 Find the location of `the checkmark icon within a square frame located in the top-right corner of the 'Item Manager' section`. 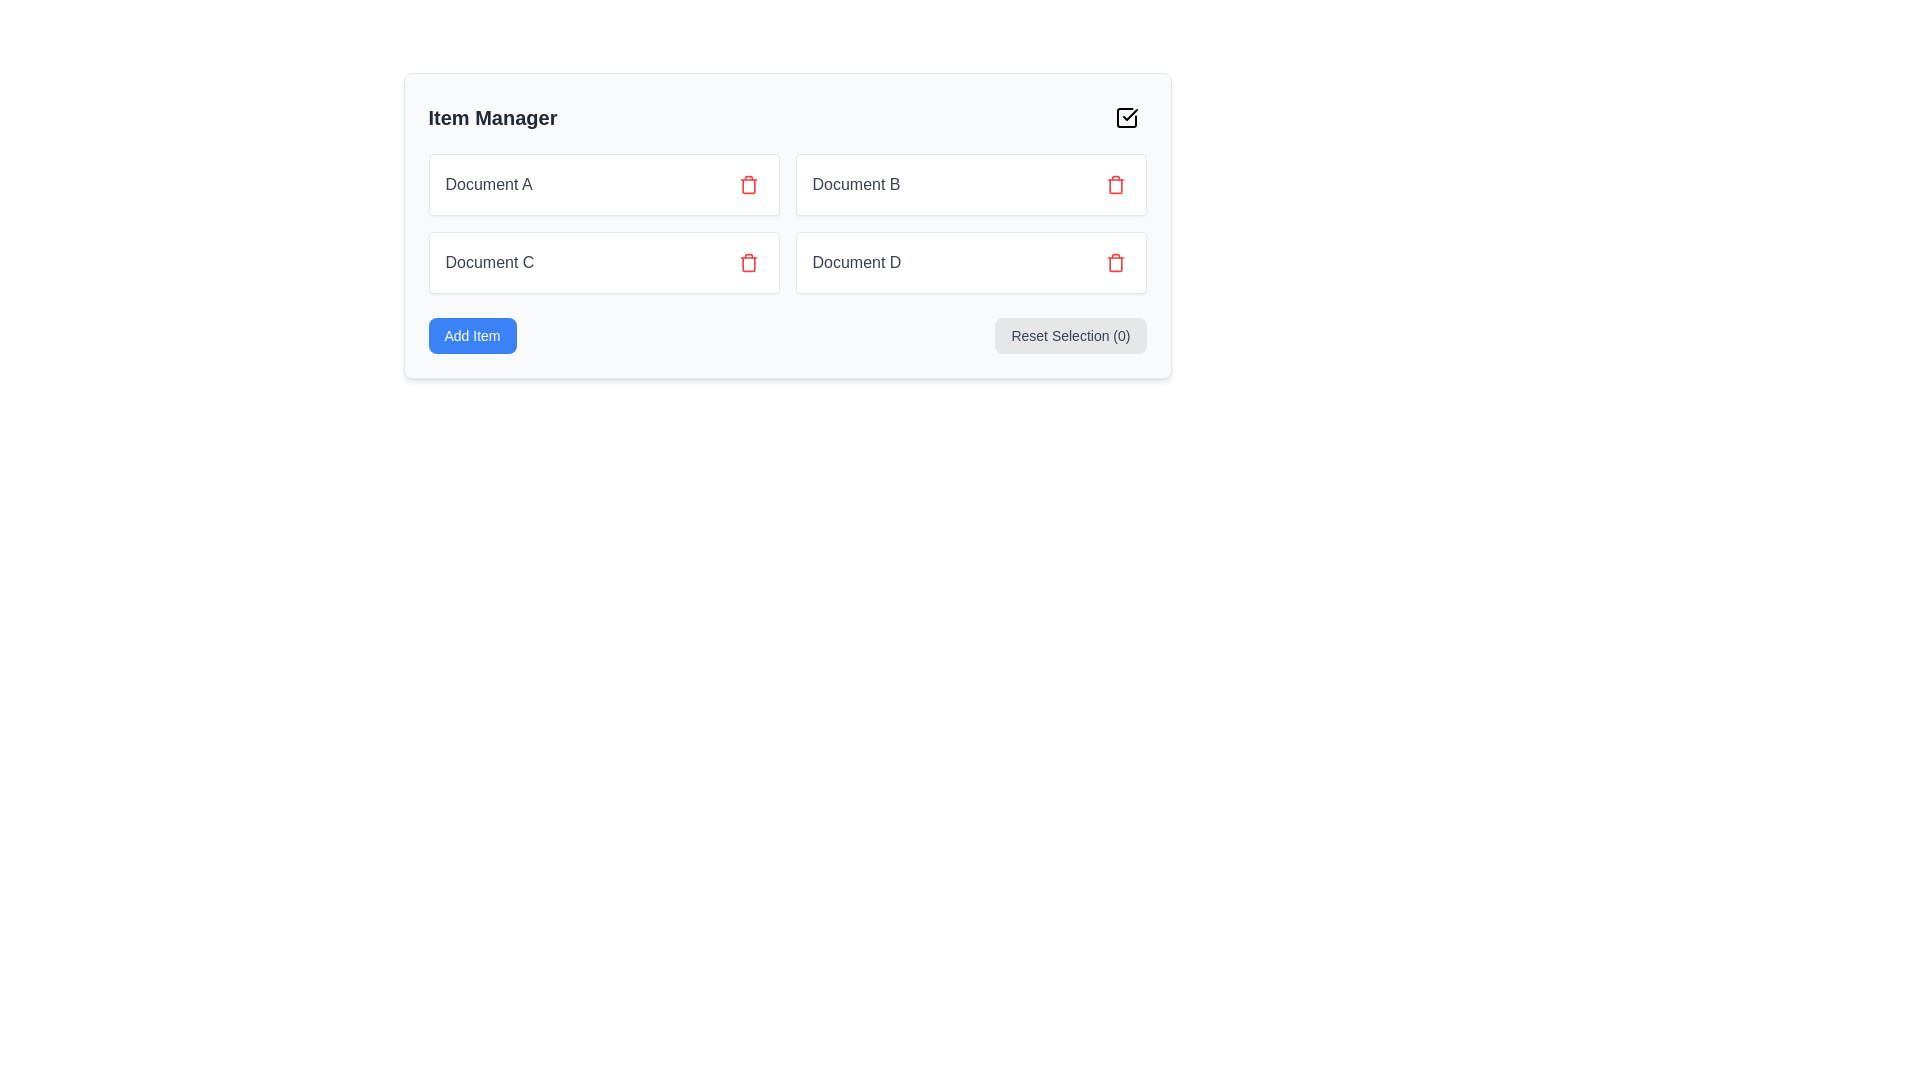

the checkmark icon within a square frame located in the top-right corner of the 'Item Manager' section is located at coordinates (1129, 115).